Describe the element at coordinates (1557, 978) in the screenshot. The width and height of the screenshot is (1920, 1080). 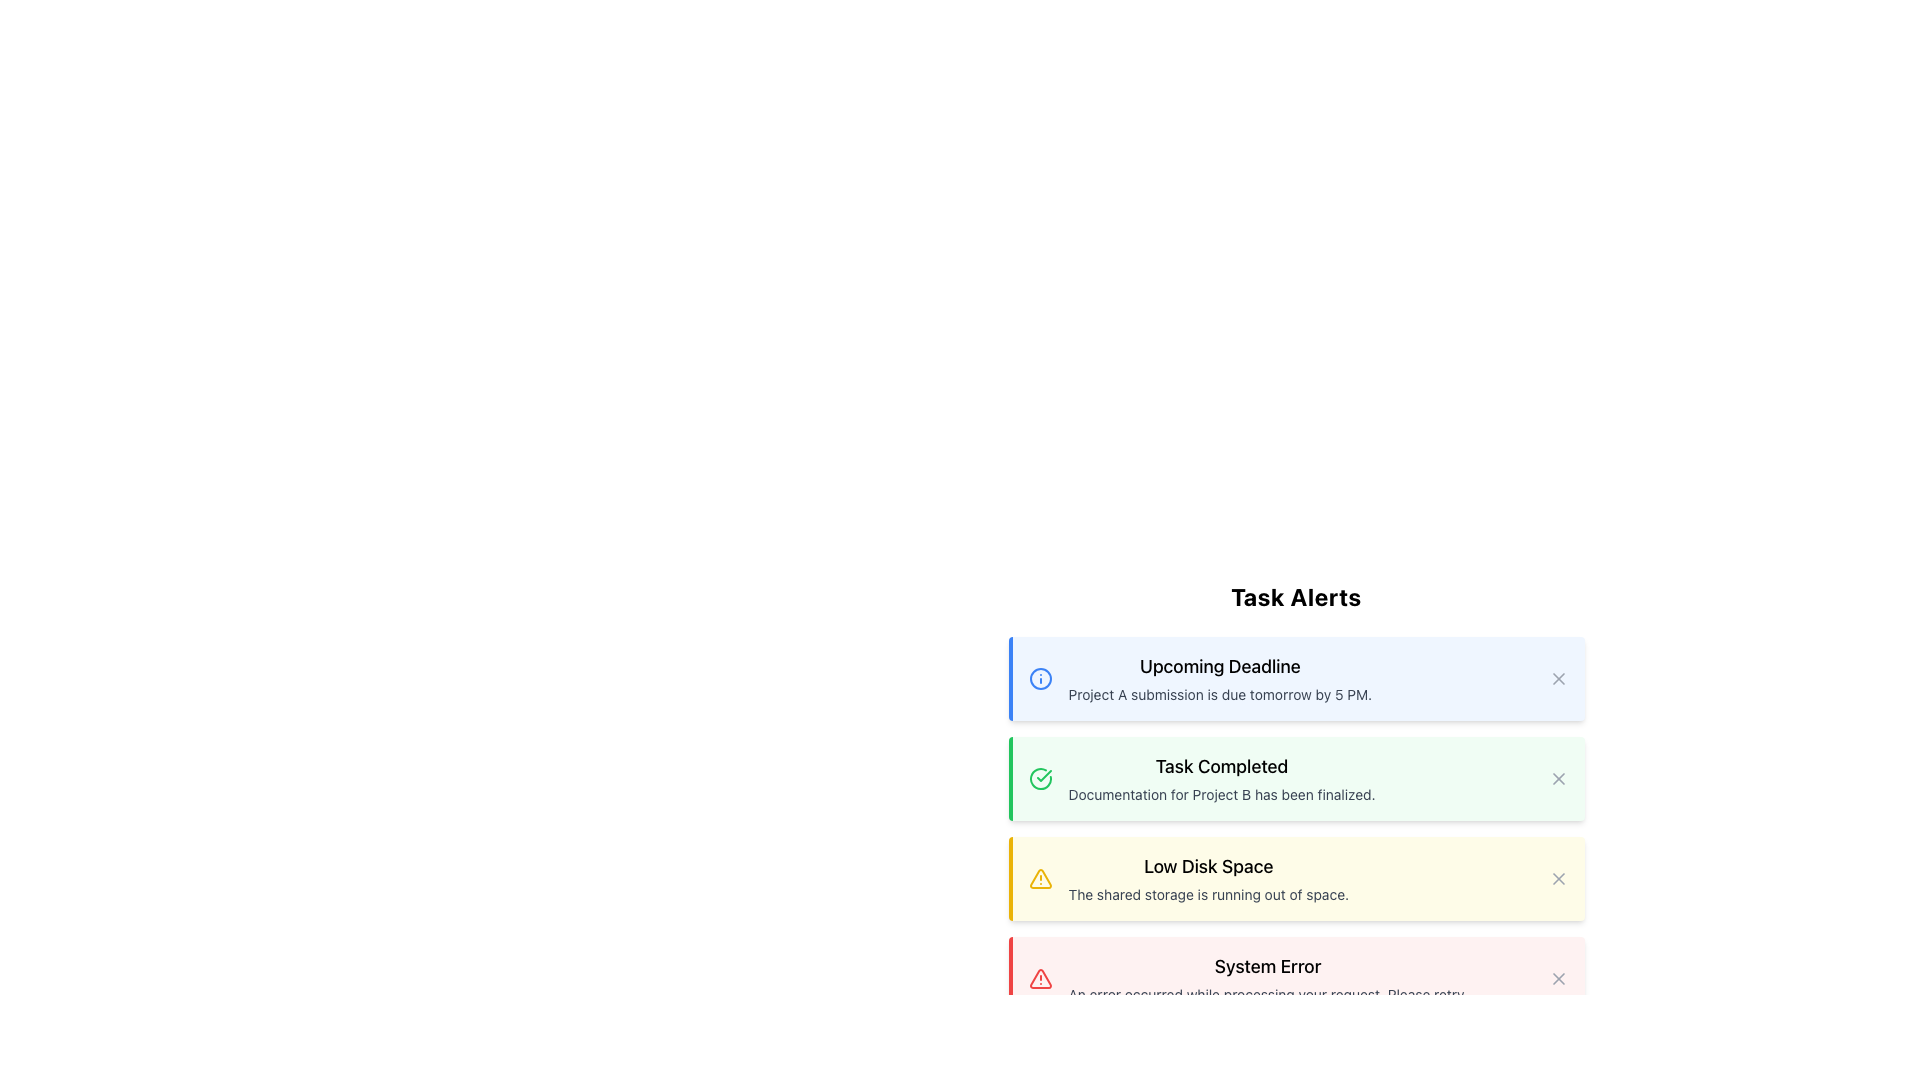
I see `the dismiss button located at the rightmost edge of the 'System Error' notification panel` at that location.